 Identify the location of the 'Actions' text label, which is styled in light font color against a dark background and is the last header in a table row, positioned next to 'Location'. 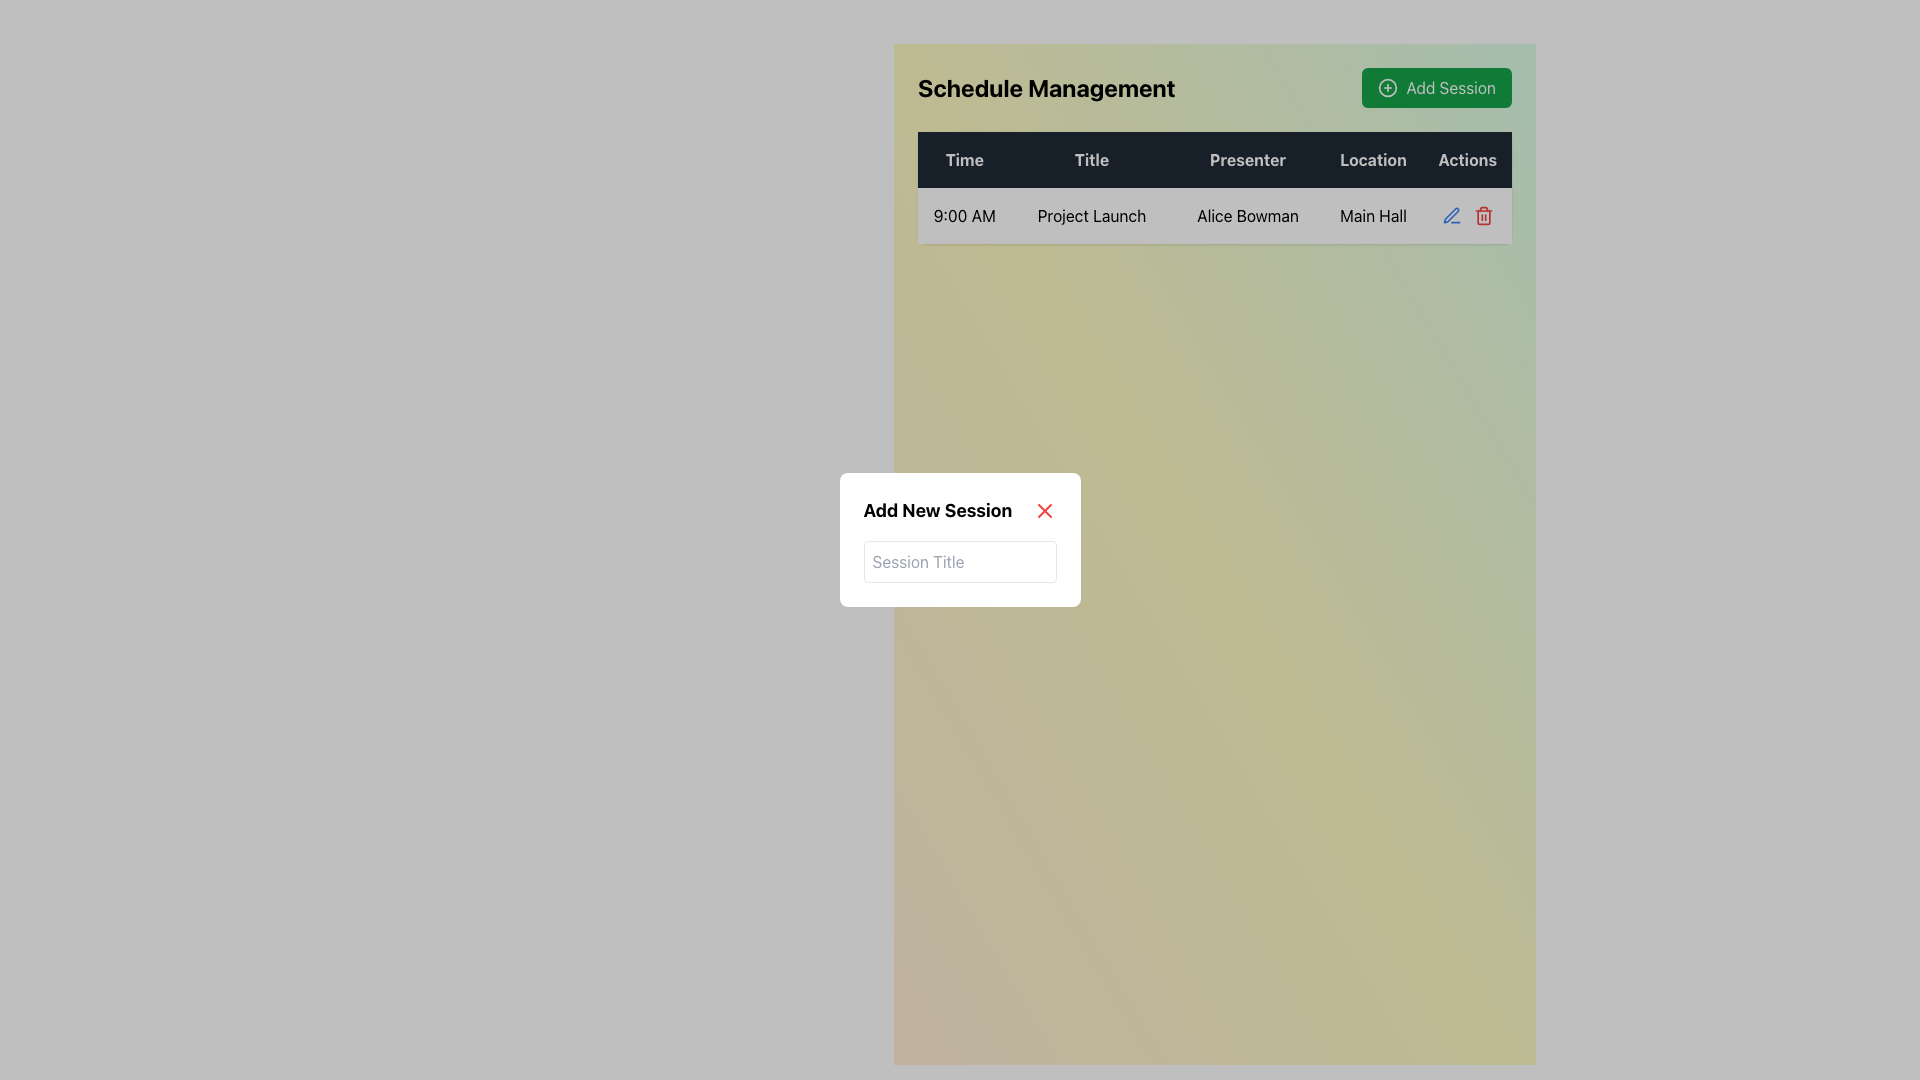
(1467, 158).